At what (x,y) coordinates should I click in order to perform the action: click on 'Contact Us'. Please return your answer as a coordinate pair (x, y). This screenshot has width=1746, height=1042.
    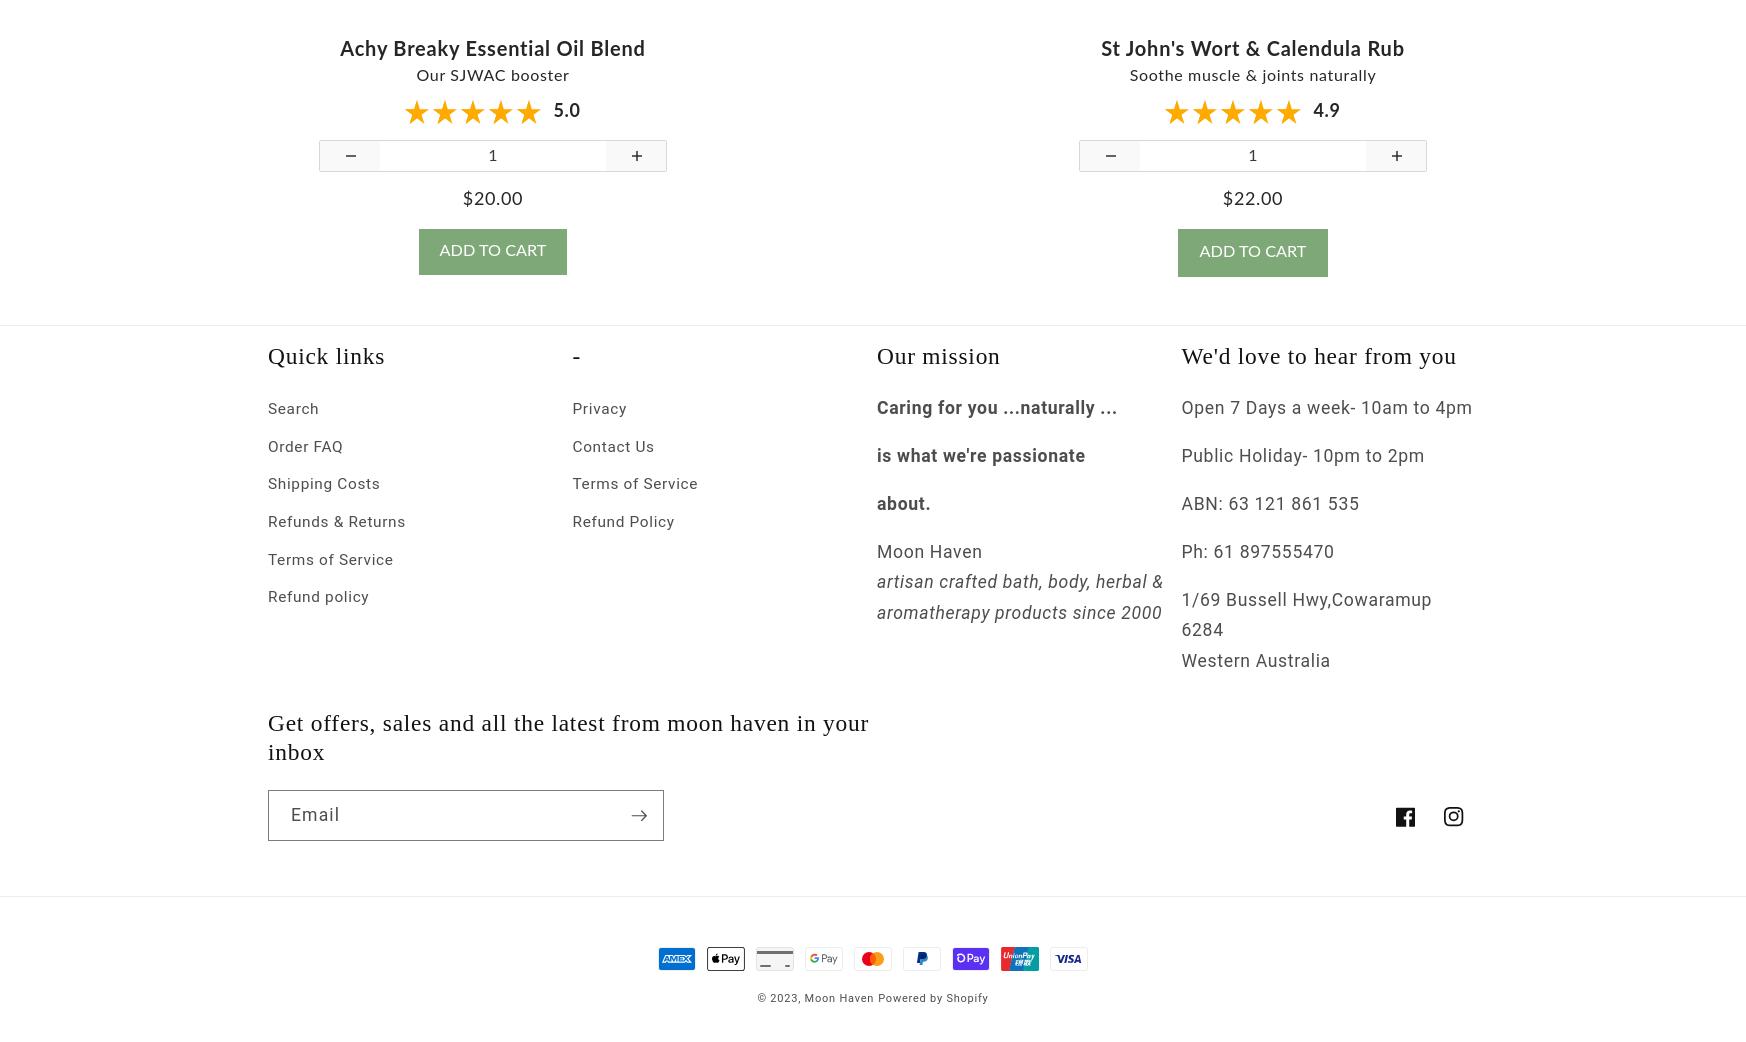
    Looking at the image, I should click on (613, 464).